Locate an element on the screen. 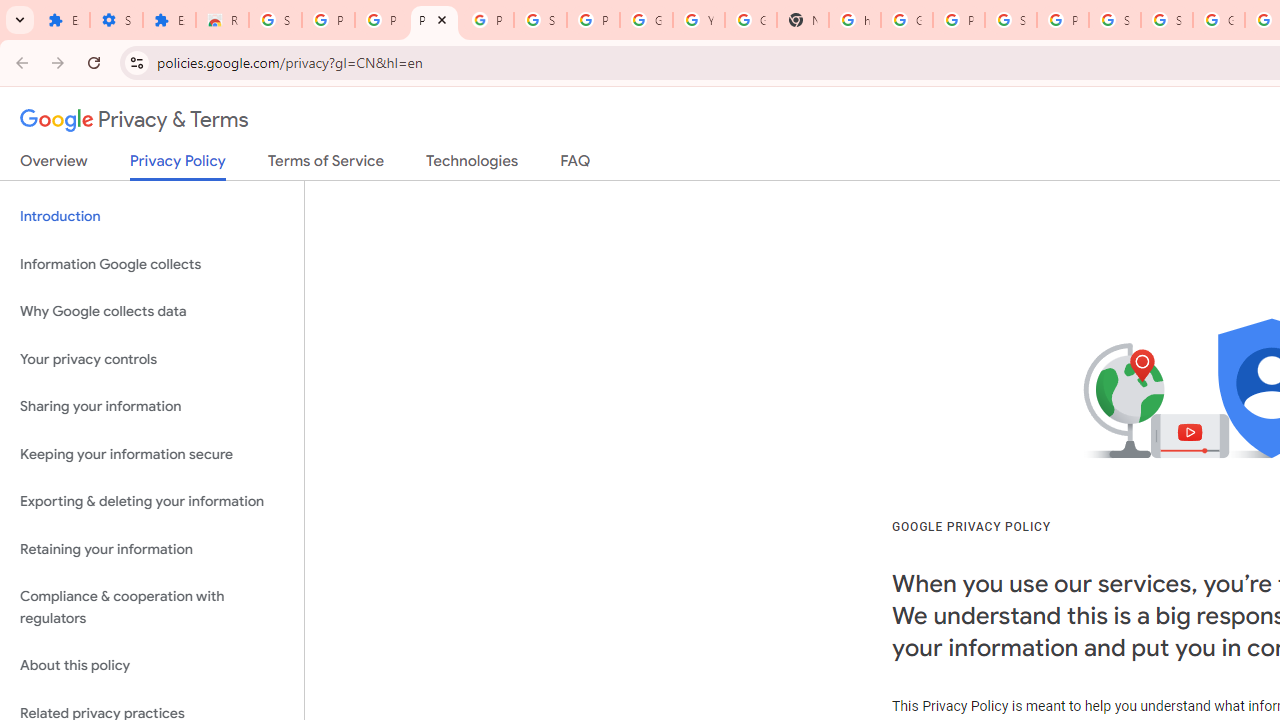 Image resolution: width=1280 pixels, height=720 pixels. 'New Tab' is located at coordinates (803, 20).